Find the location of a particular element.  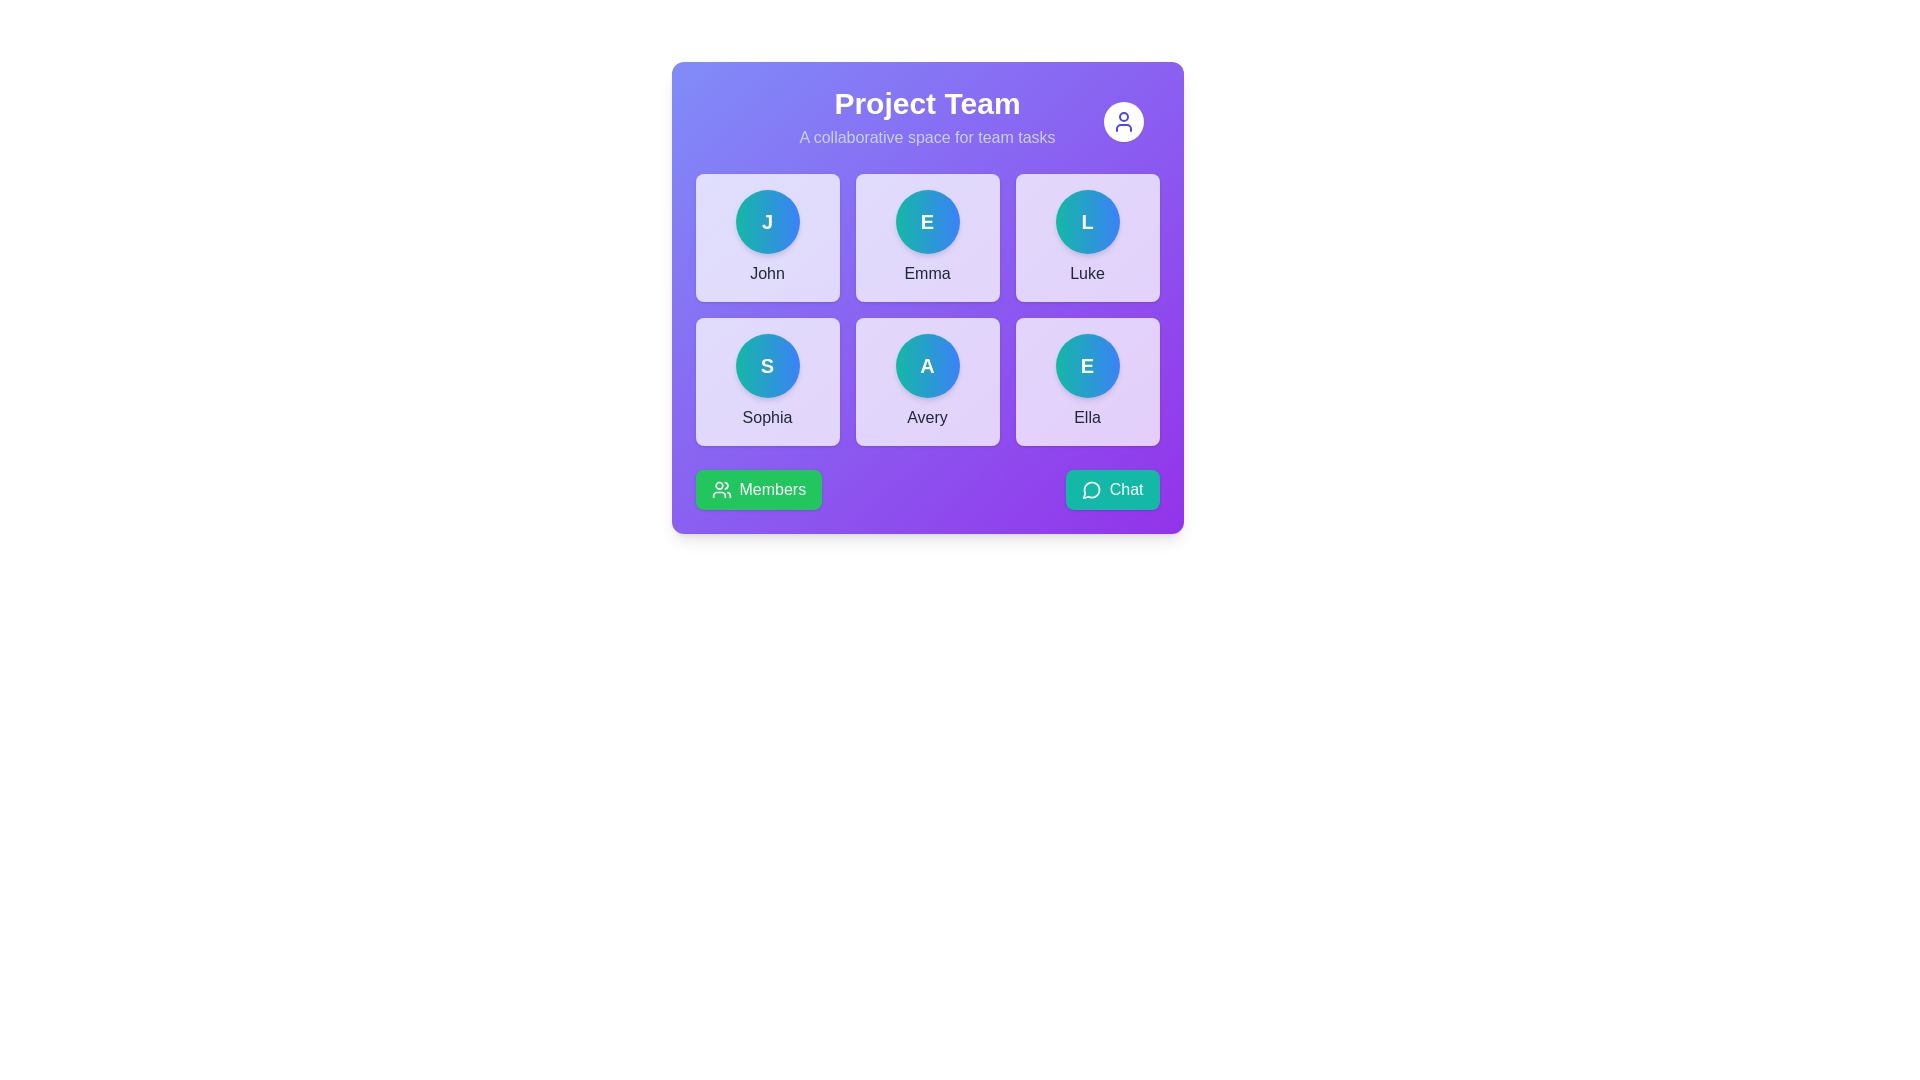

the text label displaying the name 'John' which is positioned below the circular avatar labeled 'J' in the top-left card of the user profiles grid is located at coordinates (766, 273).